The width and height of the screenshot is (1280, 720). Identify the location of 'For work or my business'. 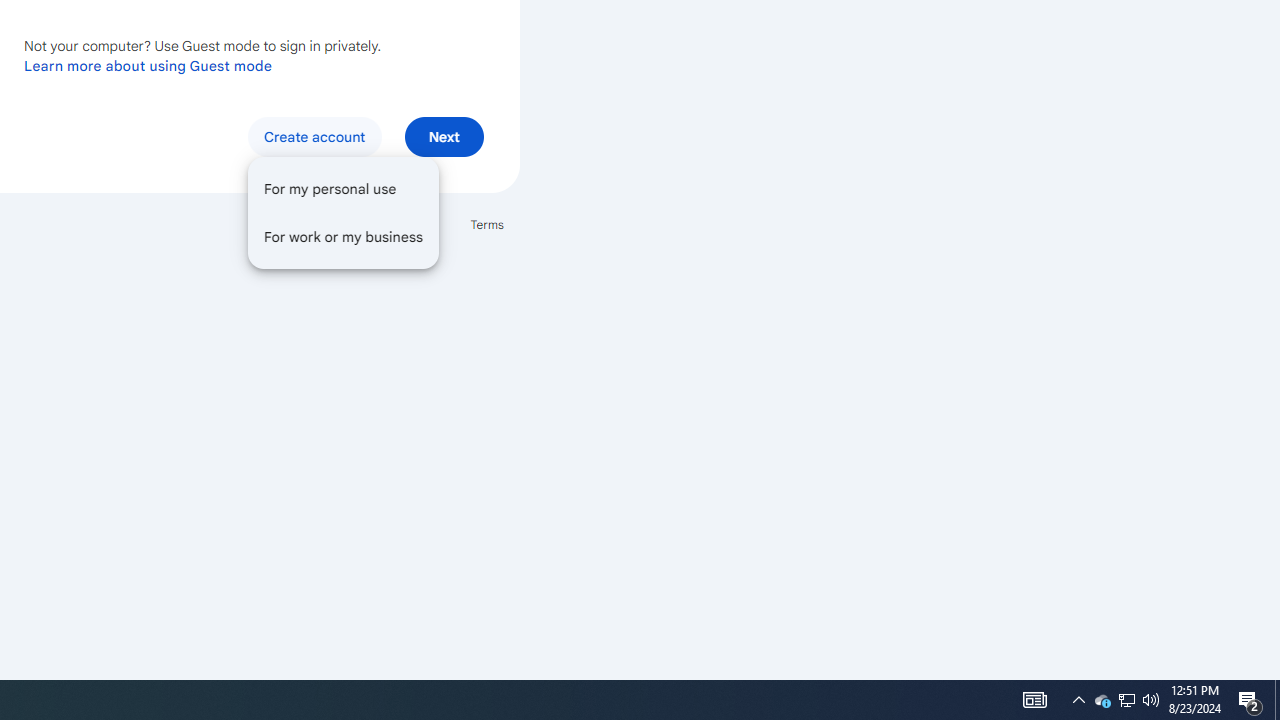
(343, 235).